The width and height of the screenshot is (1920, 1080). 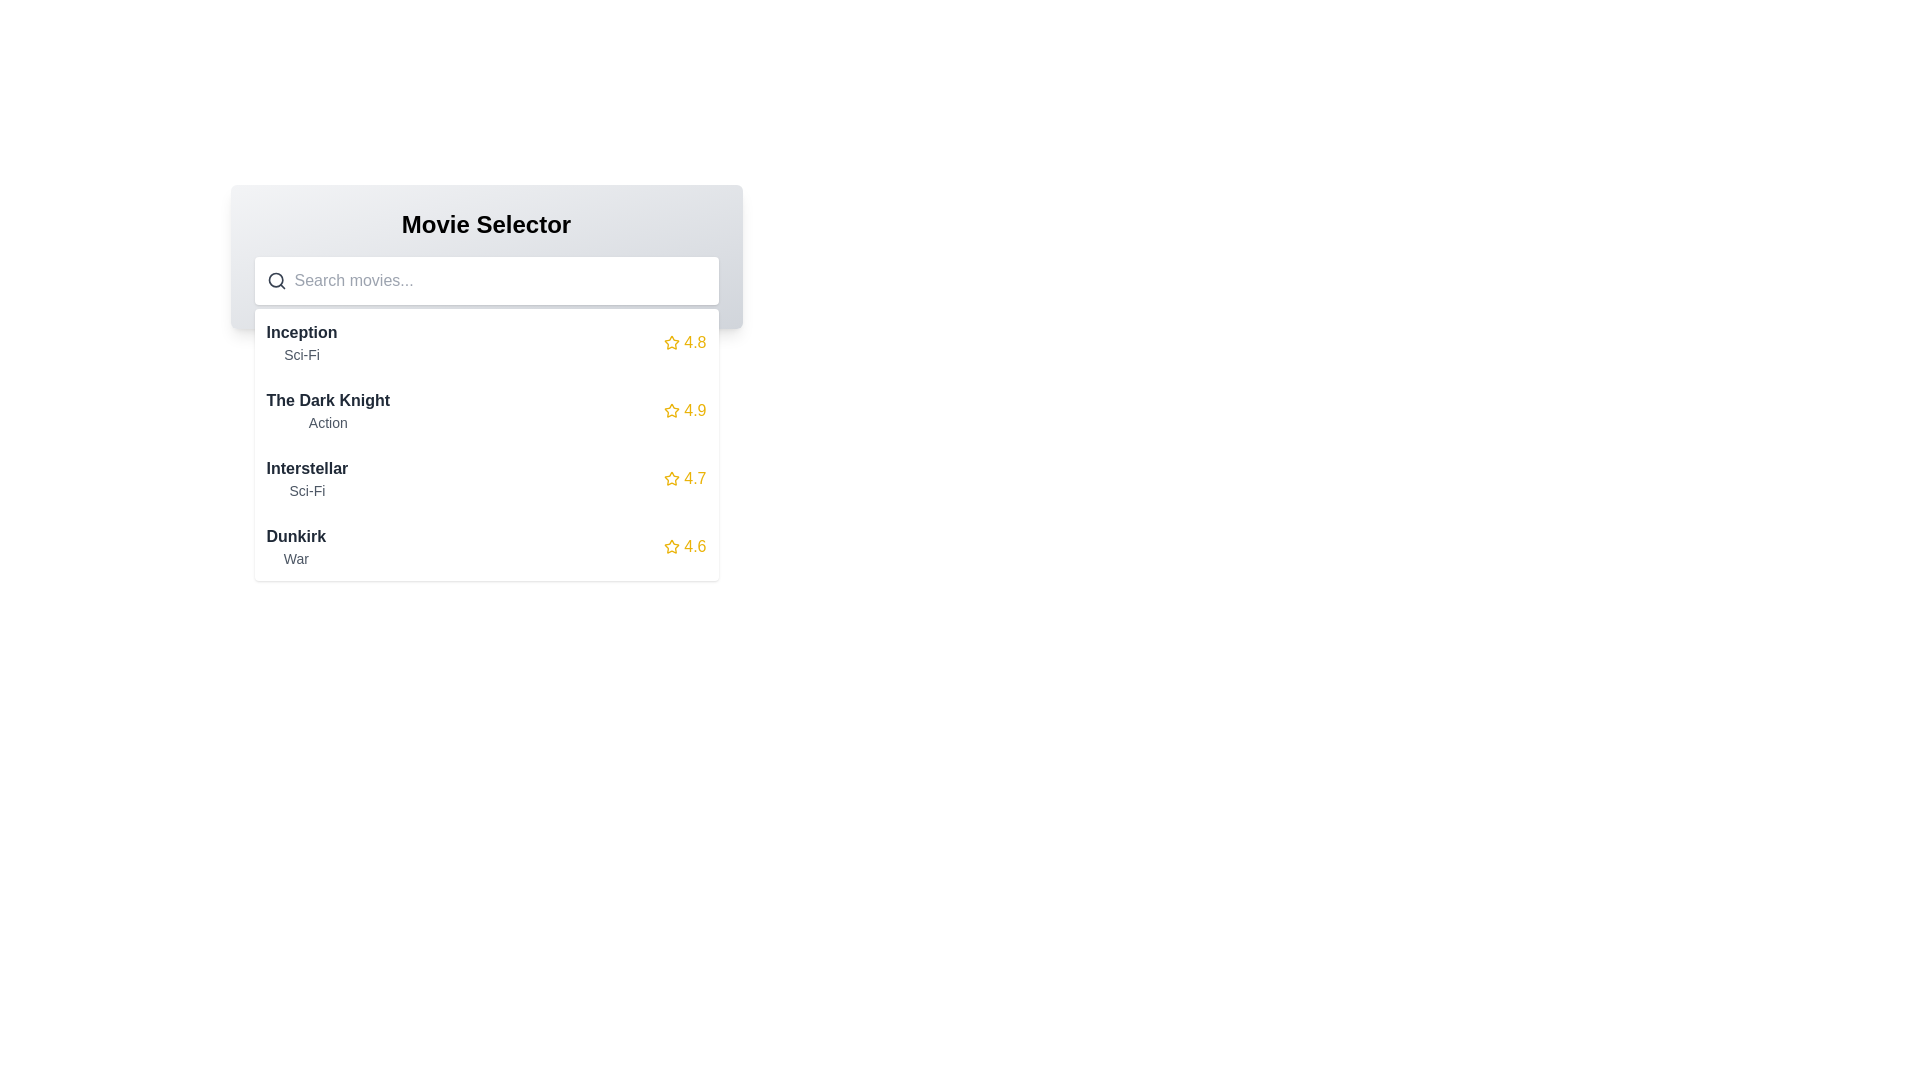 I want to click on the Composite rating display for the movie 'Inception', which is located on the right-hand side of the first item in the list under the text 'Inception' and 'Sci-Fi', so click(x=685, y=342).